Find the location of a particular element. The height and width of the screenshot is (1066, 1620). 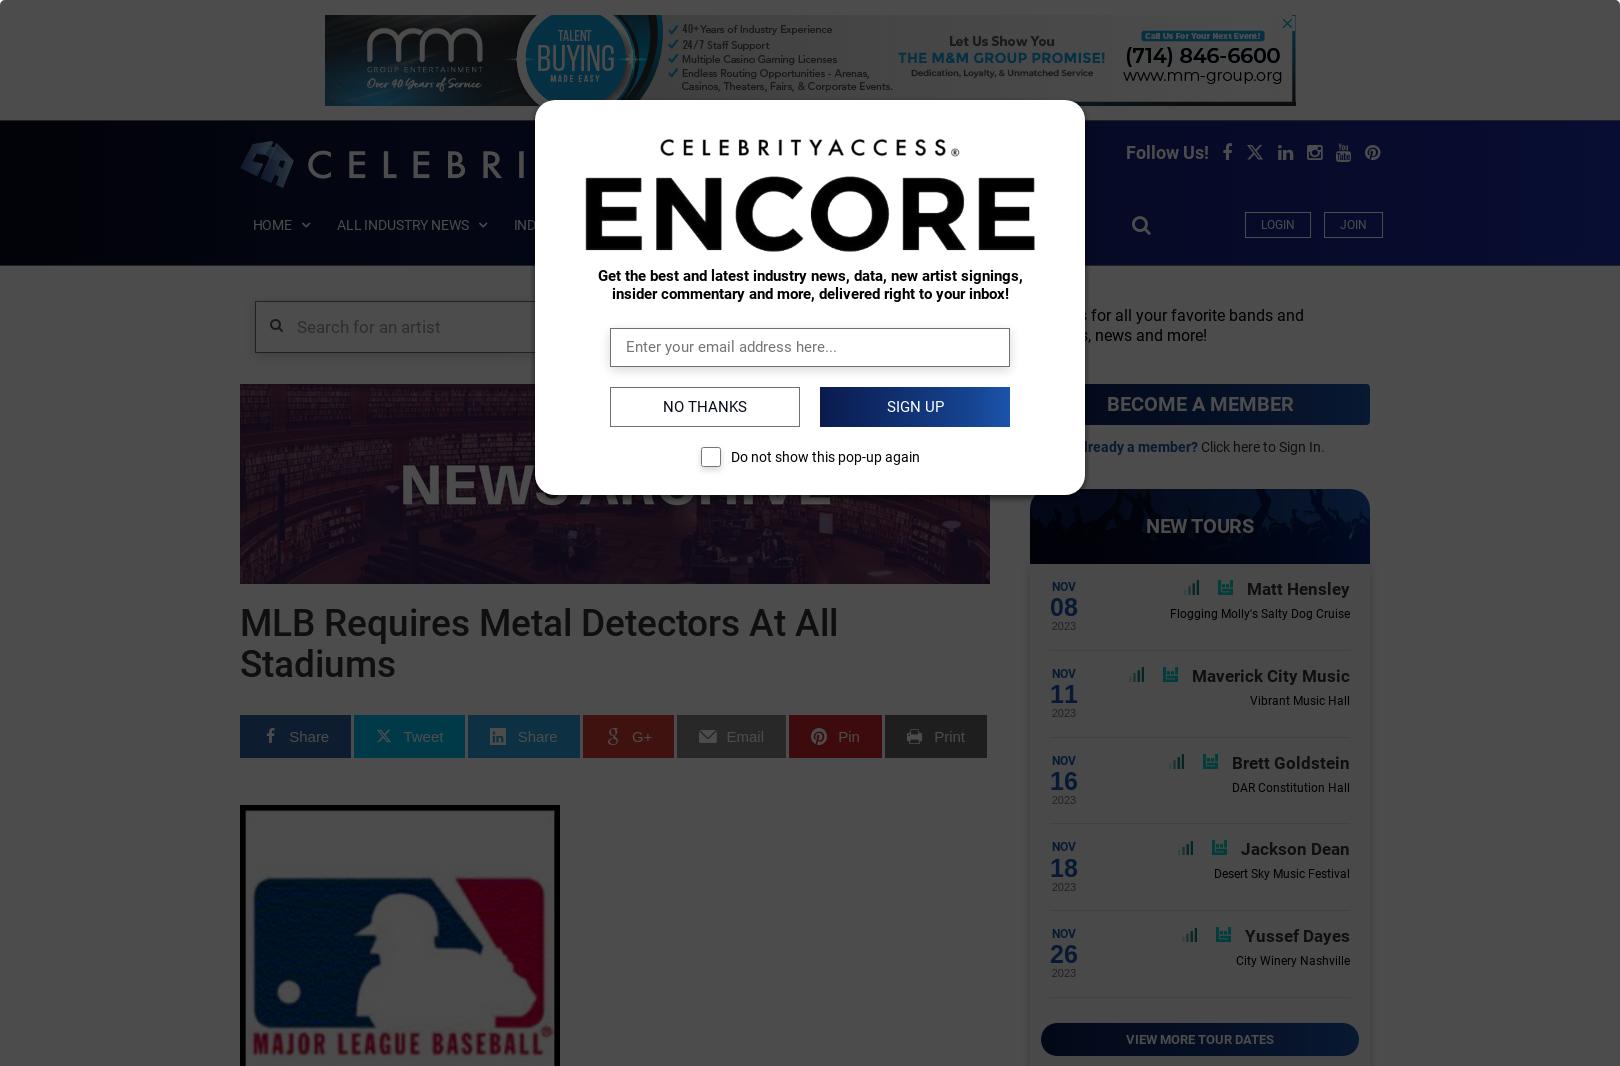

'Technology News' is located at coordinates (431, 942).